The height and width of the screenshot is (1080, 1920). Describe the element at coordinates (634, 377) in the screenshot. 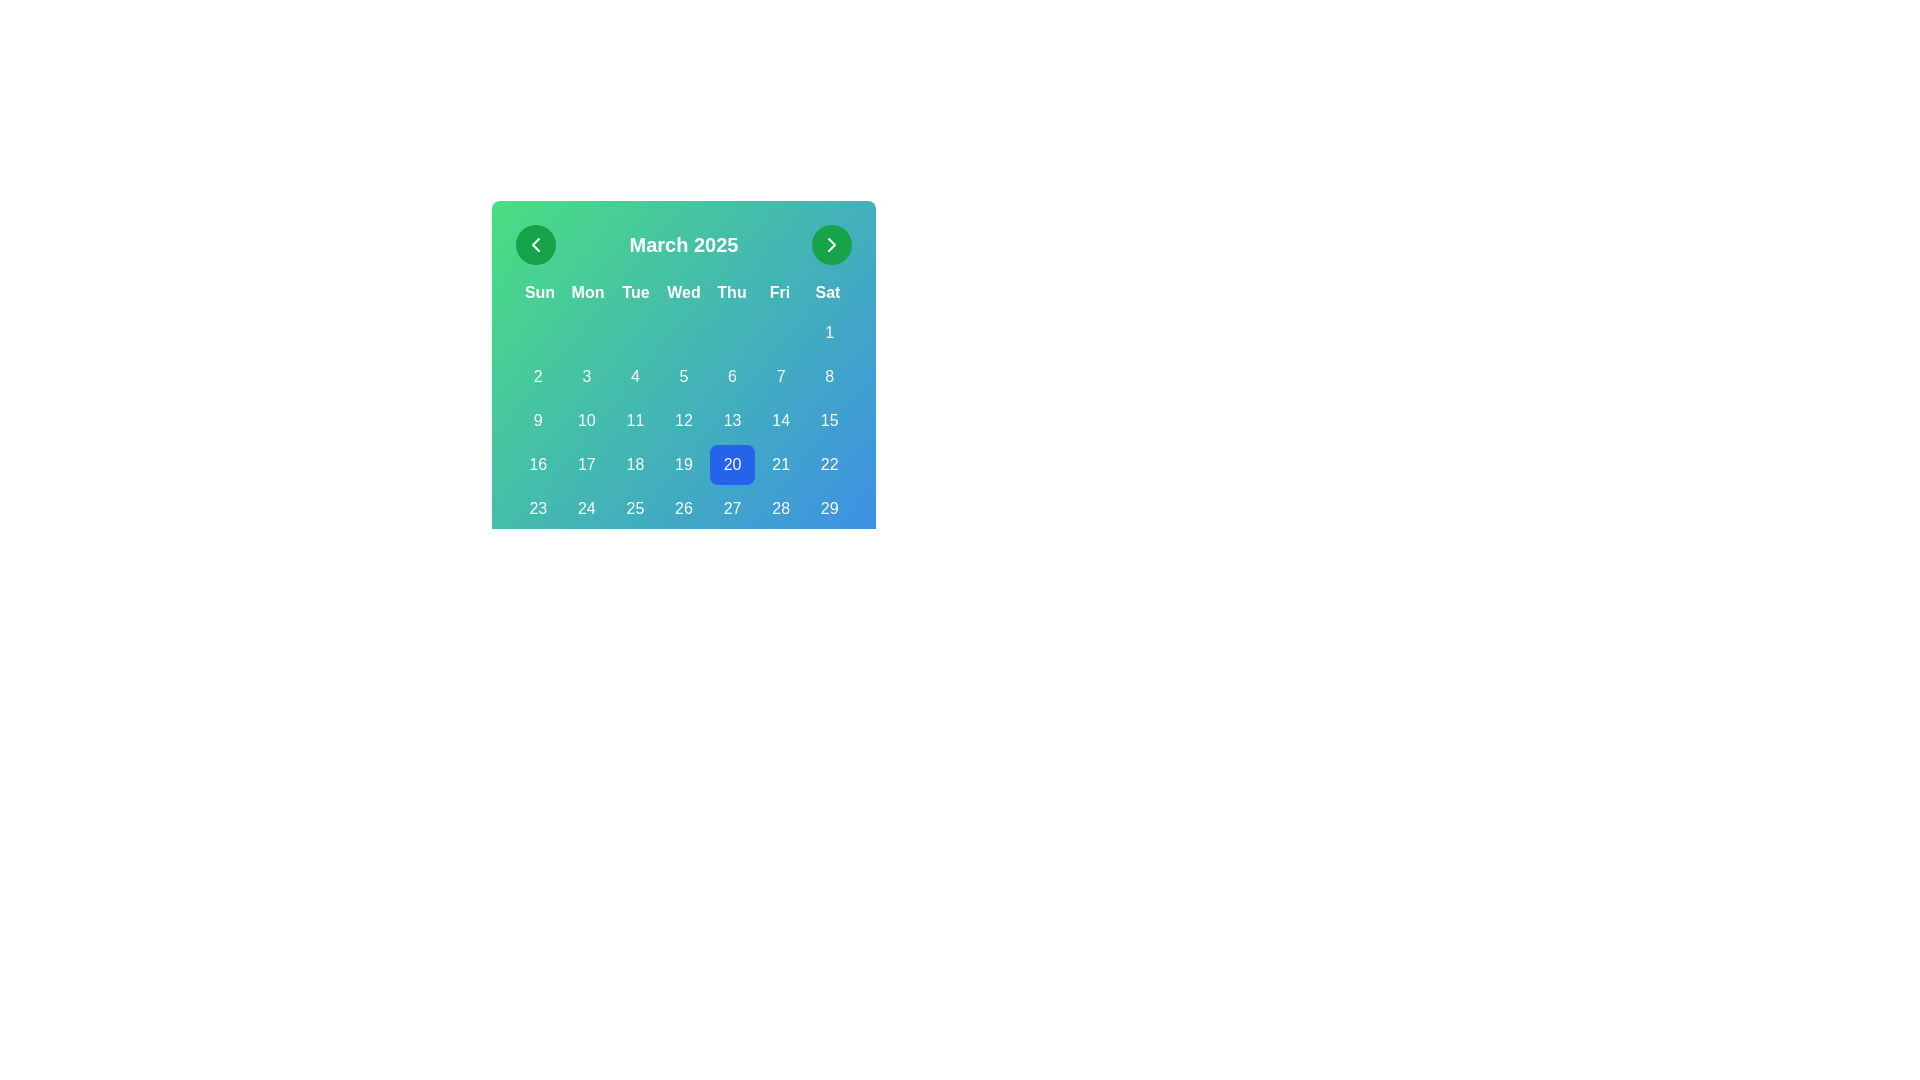

I see `the button displaying the number '4' in the calendar grid to change its background color to blue` at that location.